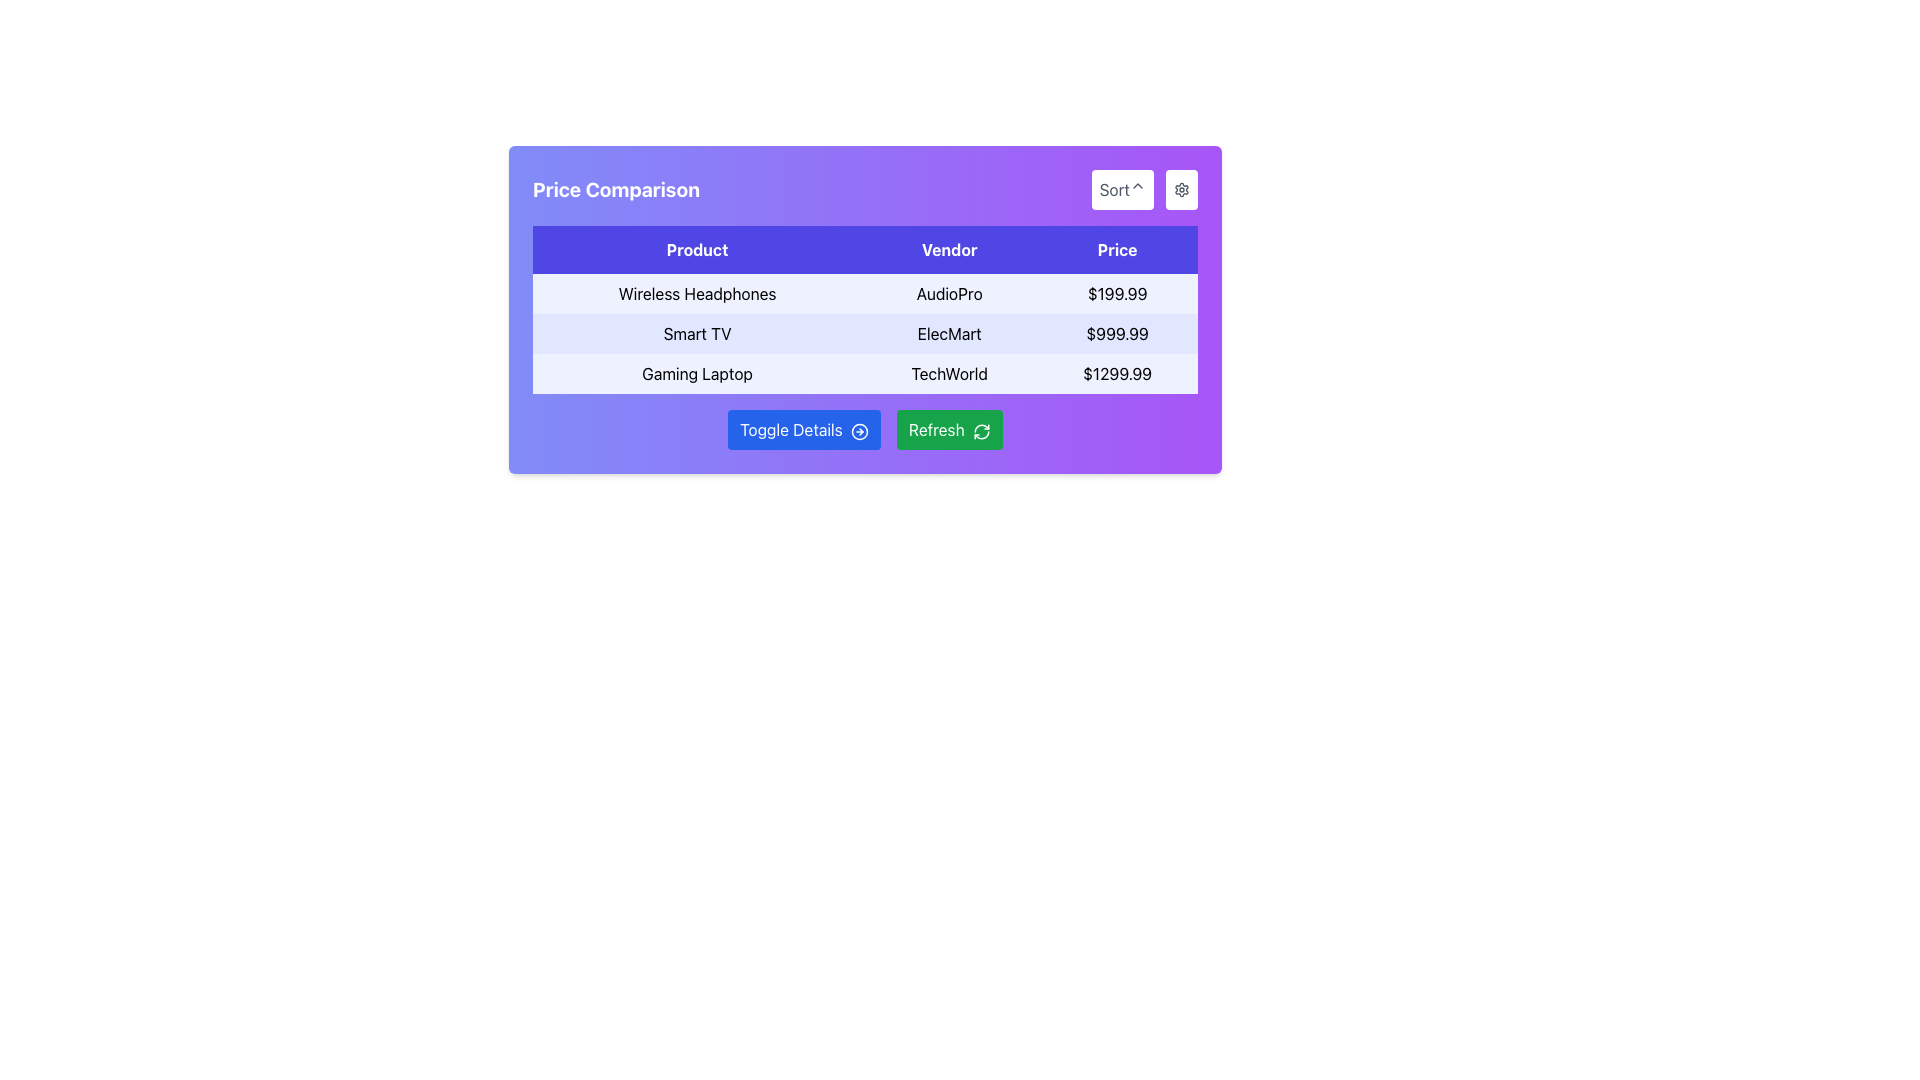 This screenshot has height=1080, width=1920. Describe the element at coordinates (697, 374) in the screenshot. I see `the text label representing the product name in the third row of the table under the 'Product' column` at that location.